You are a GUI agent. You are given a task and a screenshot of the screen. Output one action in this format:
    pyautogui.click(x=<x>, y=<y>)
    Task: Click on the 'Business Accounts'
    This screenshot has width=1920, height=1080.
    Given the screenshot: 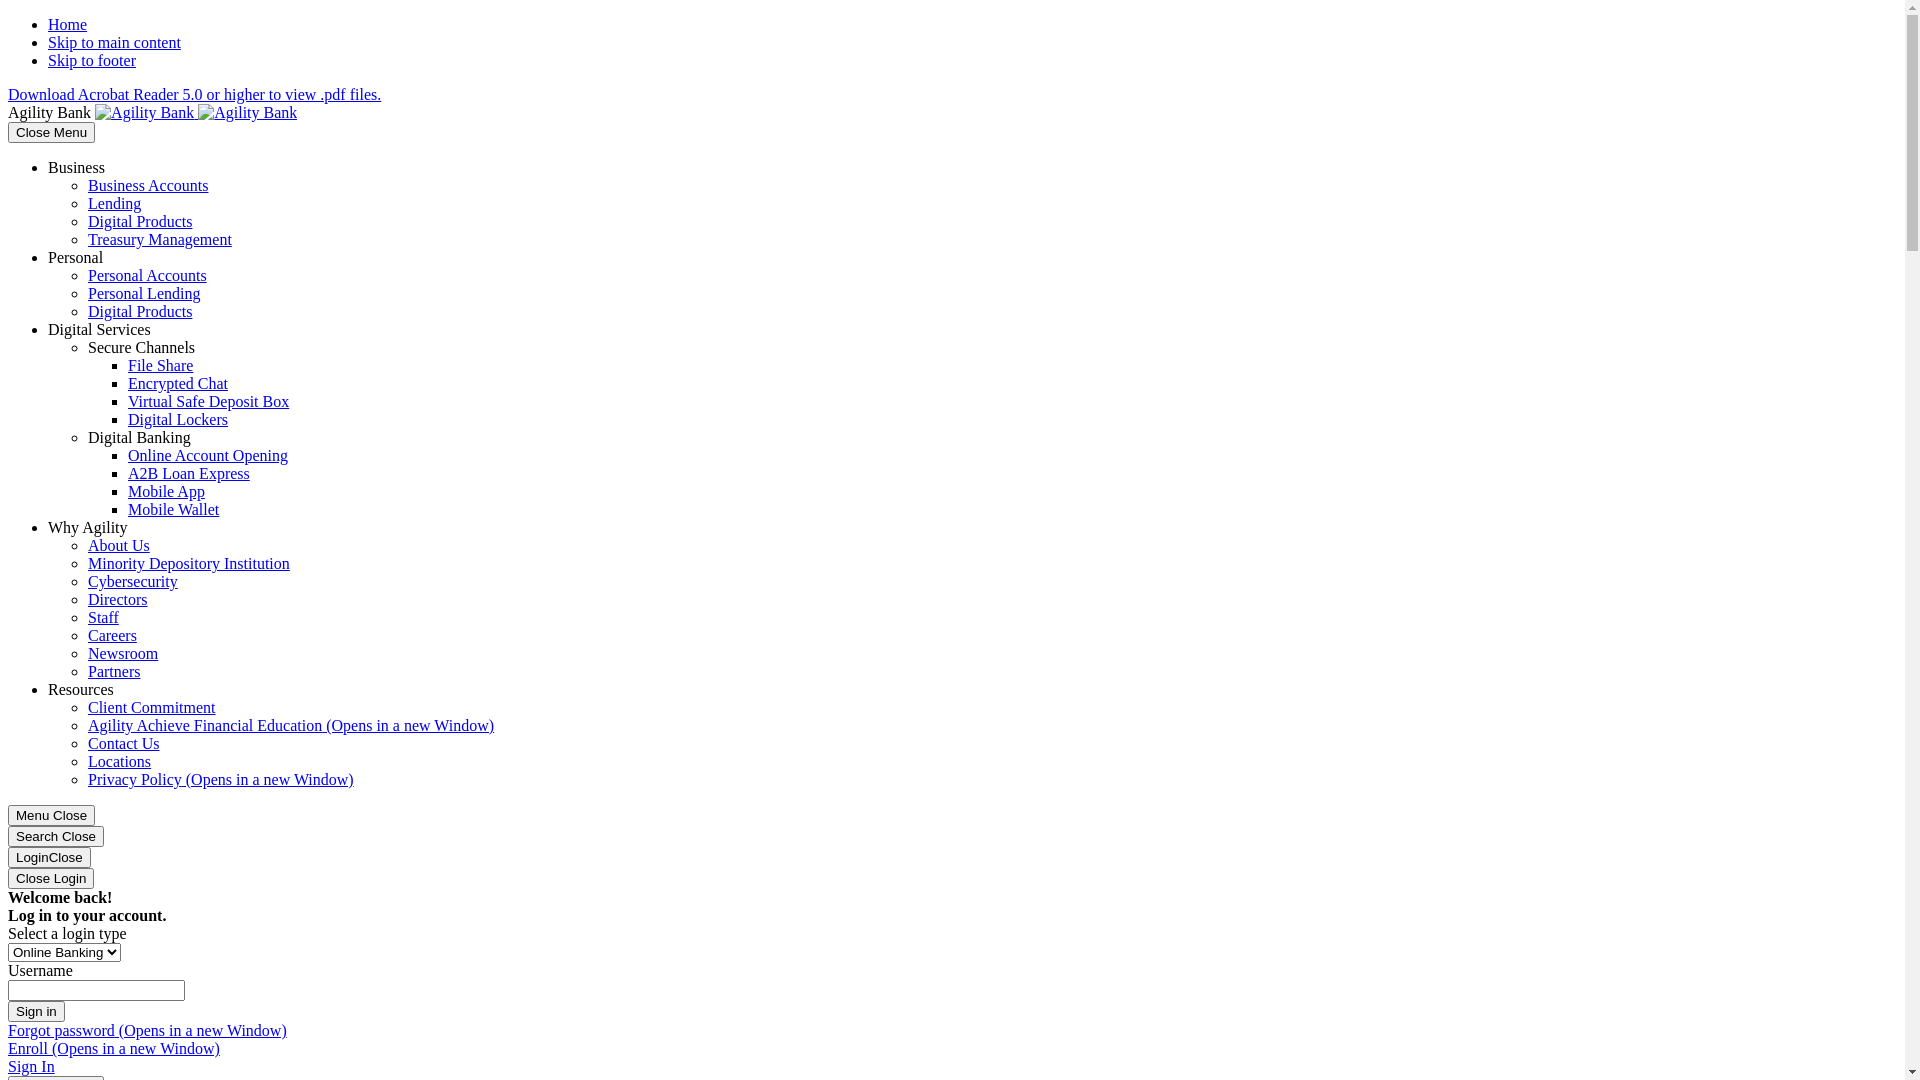 What is the action you would take?
    pyautogui.click(x=147, y=185)
    